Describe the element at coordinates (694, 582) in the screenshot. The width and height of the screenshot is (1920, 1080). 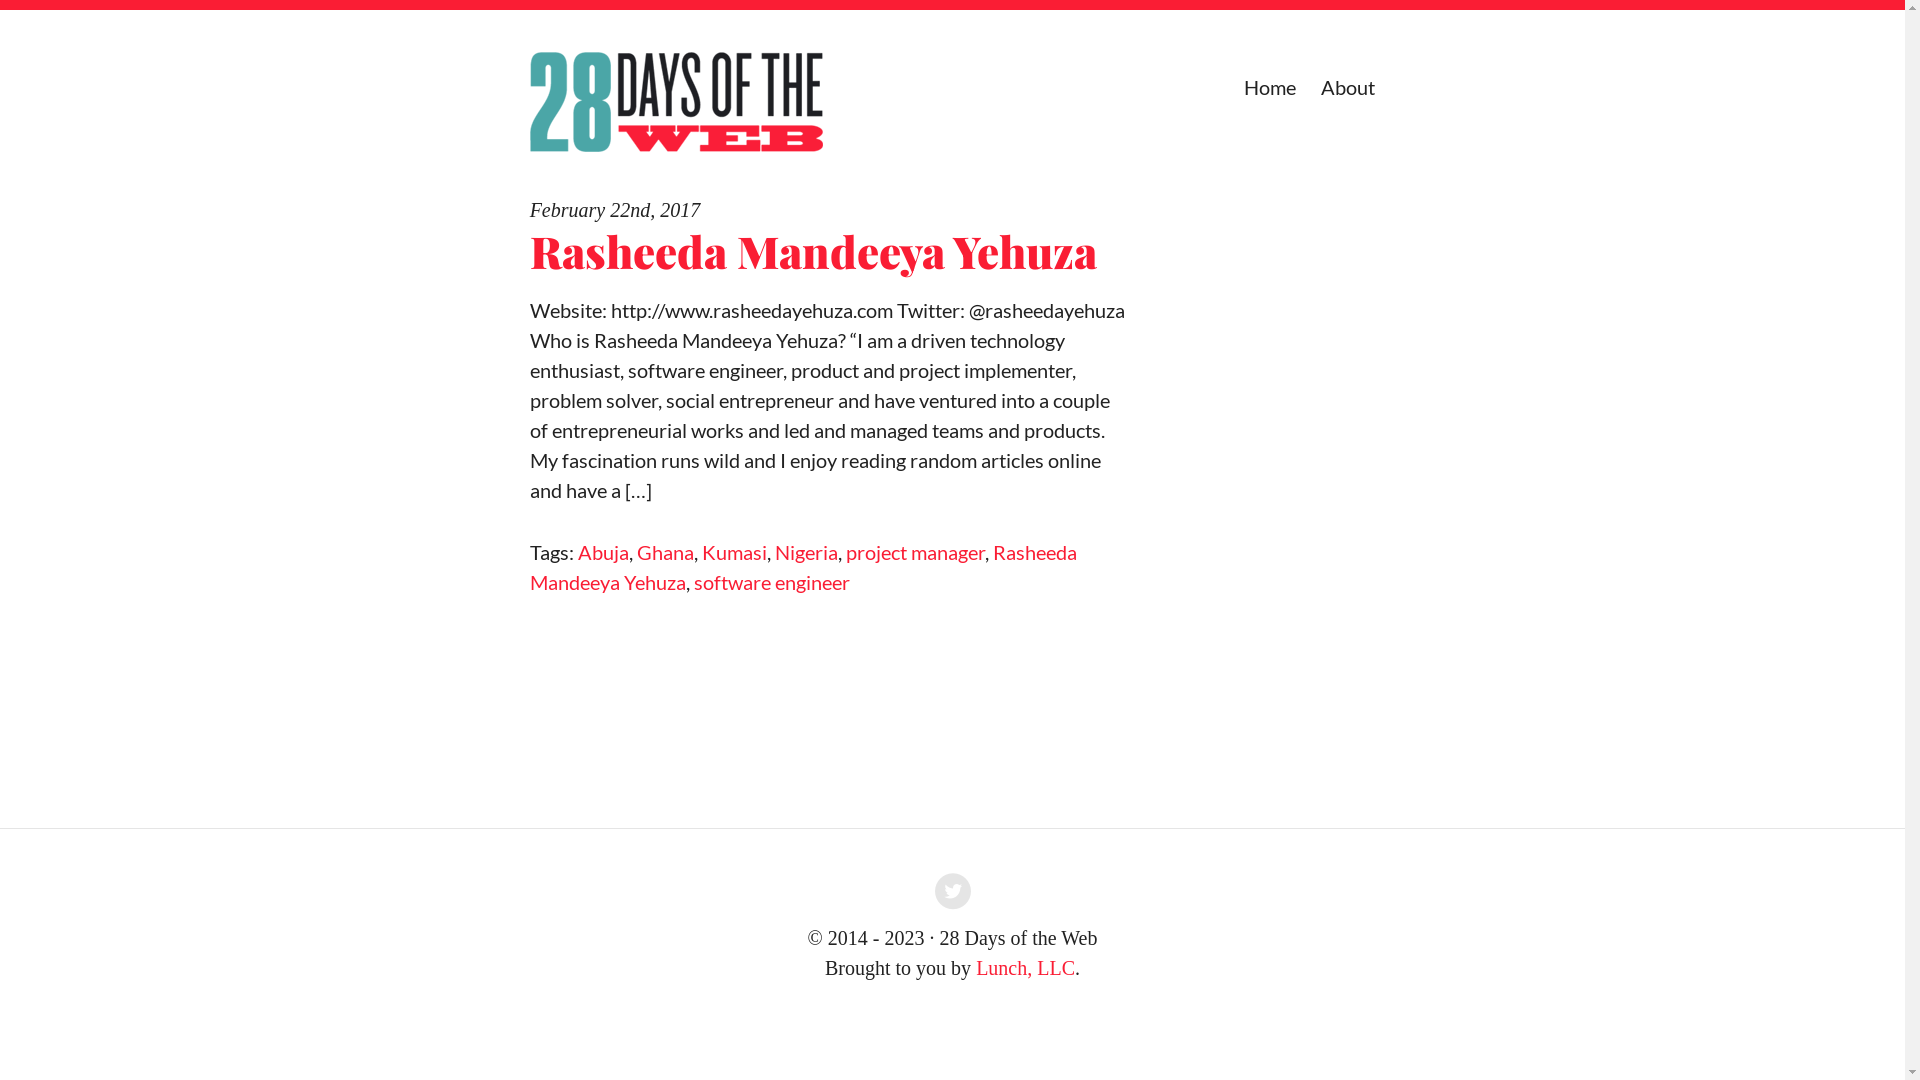
I see `'software engineer'` at that location.